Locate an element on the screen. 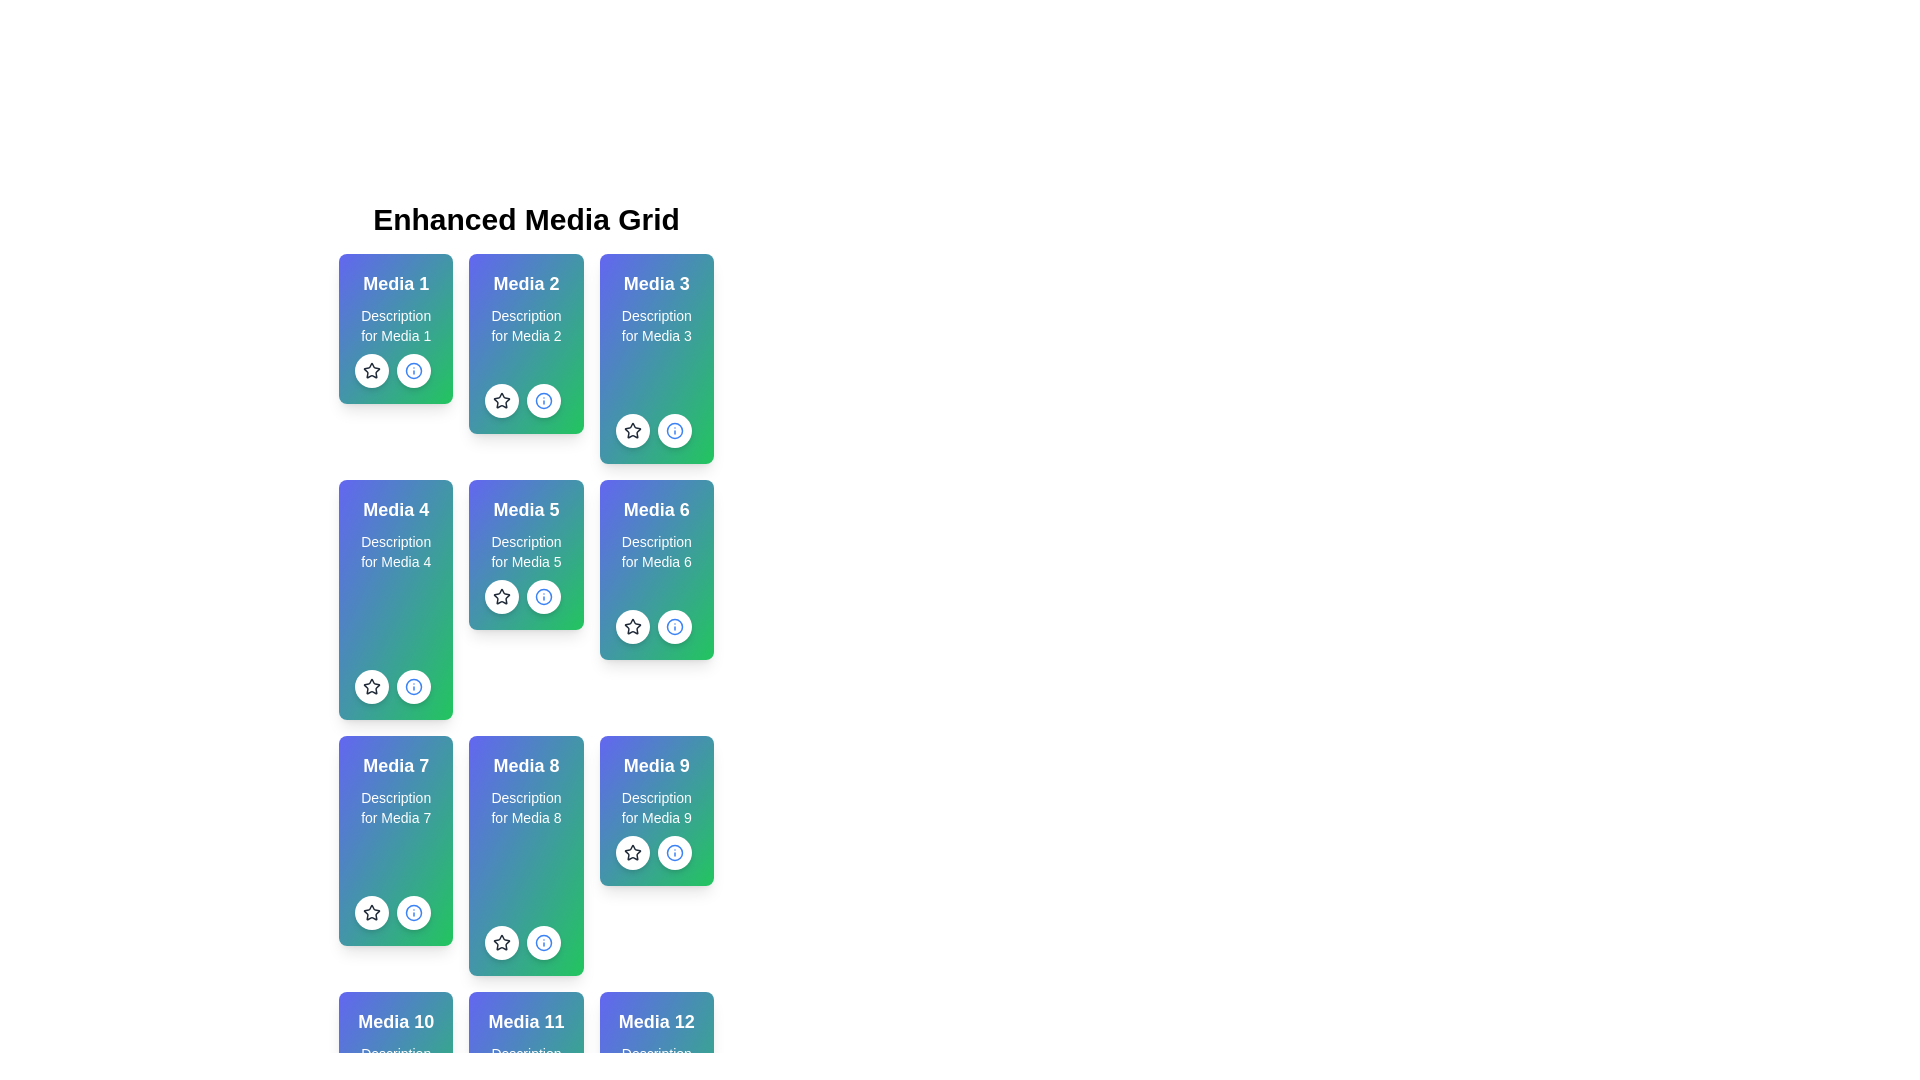 The image size is (1920, 1080). the star-shaped icon styled in gray to mark it as favorite, located in the bottom section of the 'Media 4' card is located at coordinates (372, 685).